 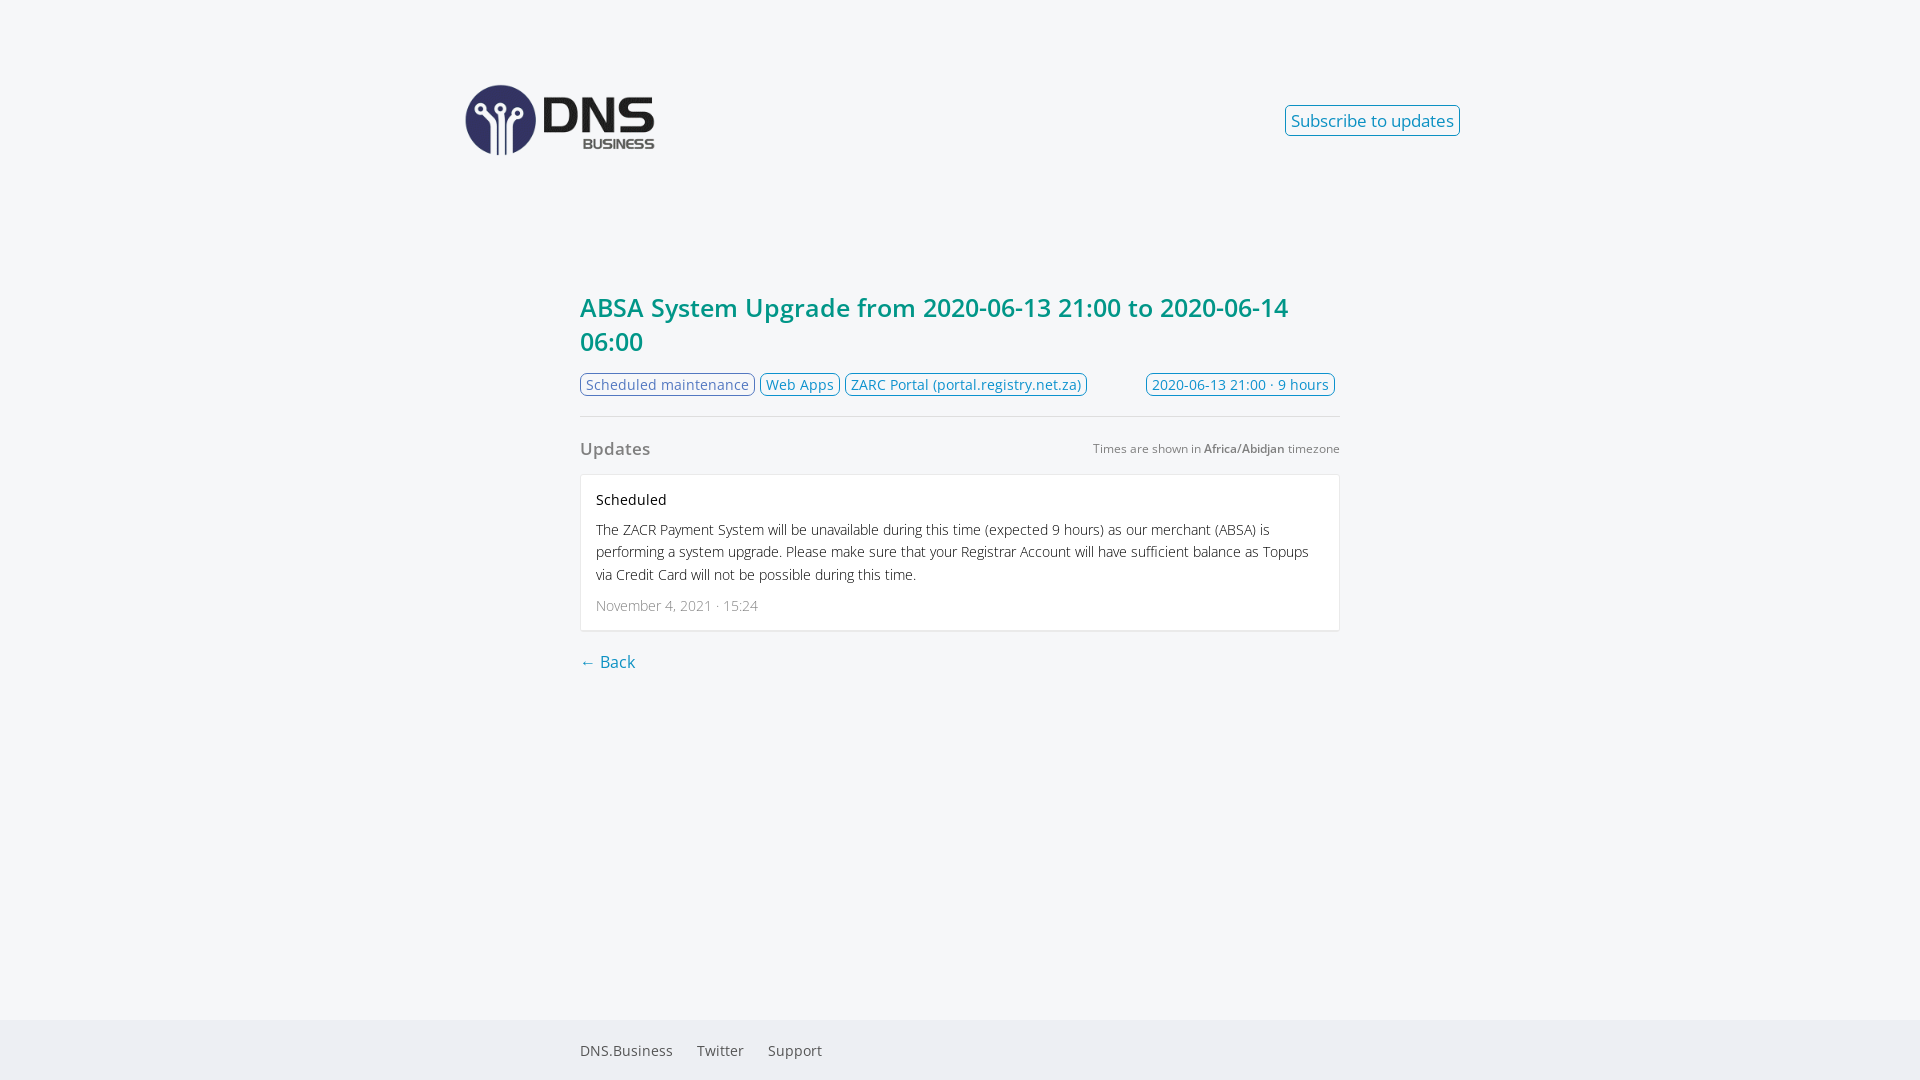 What do you see at coordinates (594, 498) in the screenshot?
I see `'Scheduled'` at bounding box center [594, 498].